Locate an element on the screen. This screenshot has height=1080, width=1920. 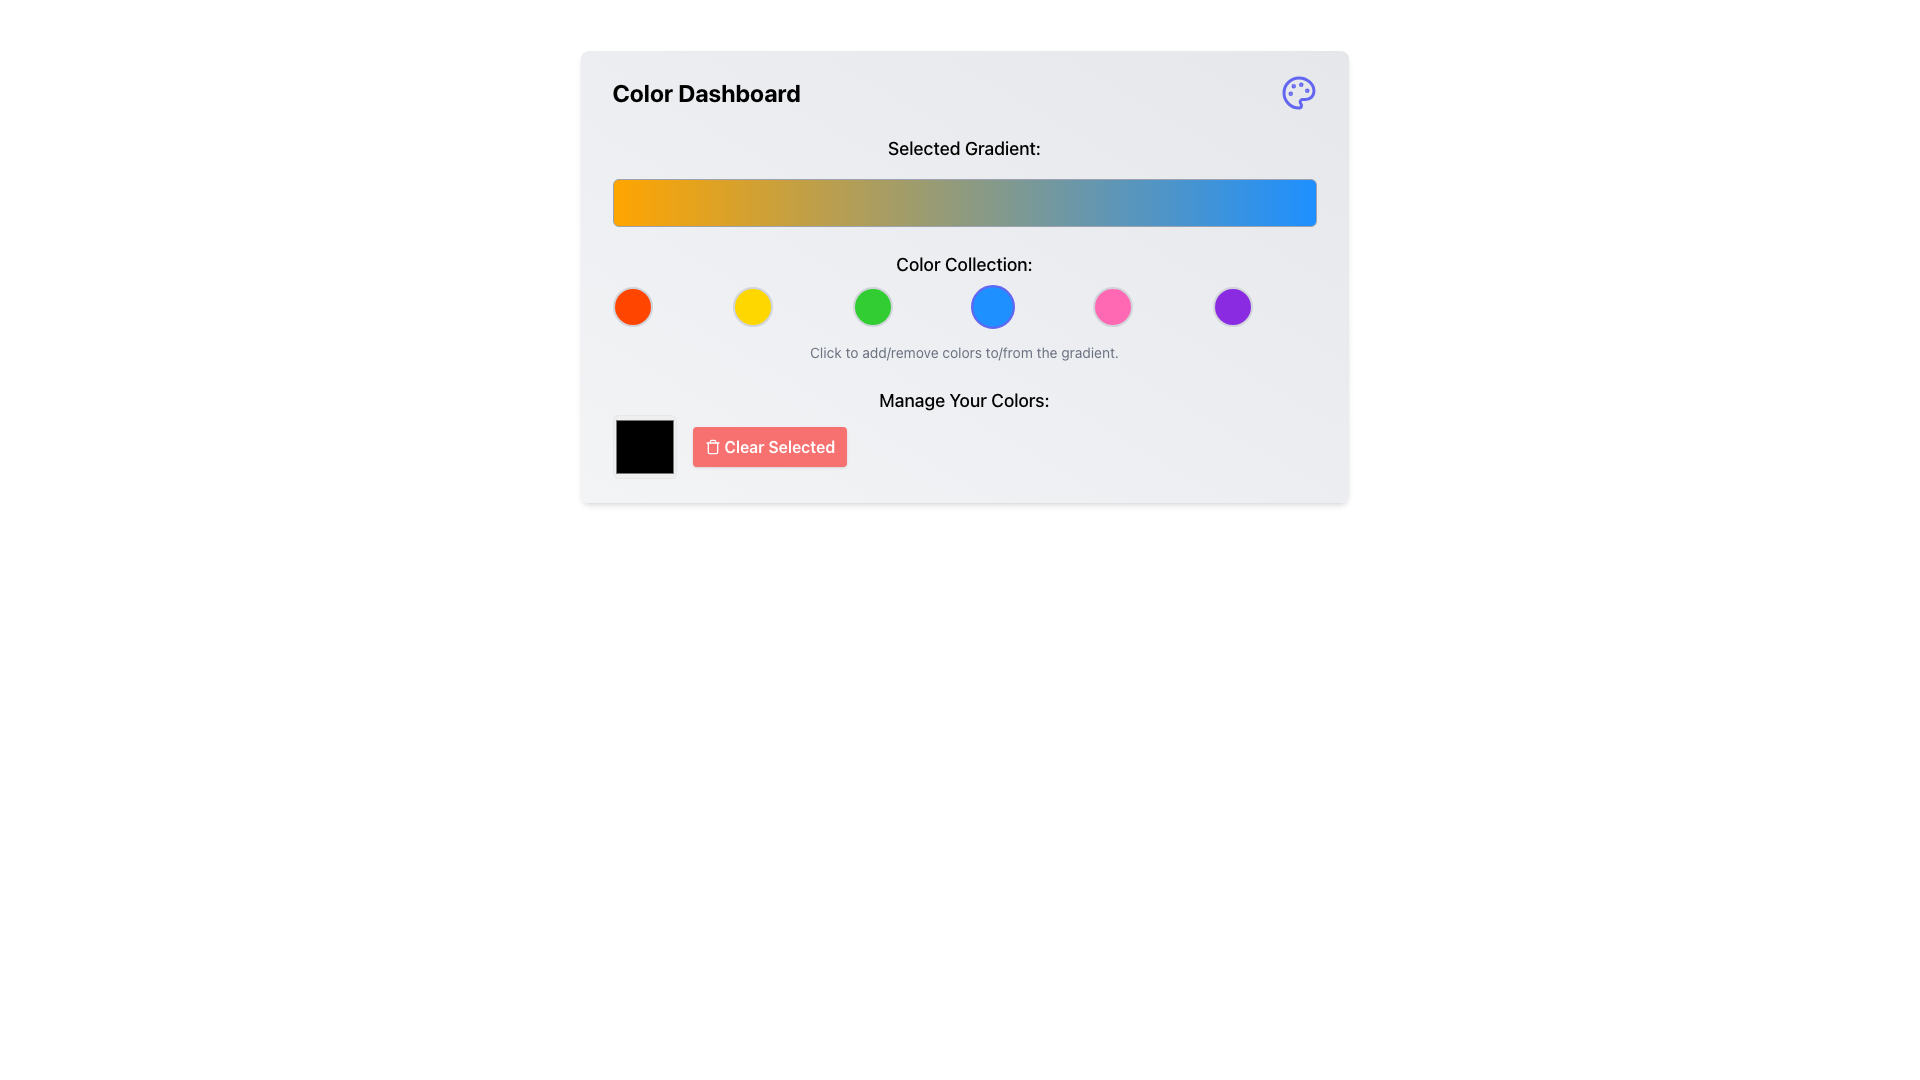
the gradient displayed in the Gradient Display Section, which transitions from orange to blue, located below the heading 'Selected Gradient:' is located at coordinates (964, 181).